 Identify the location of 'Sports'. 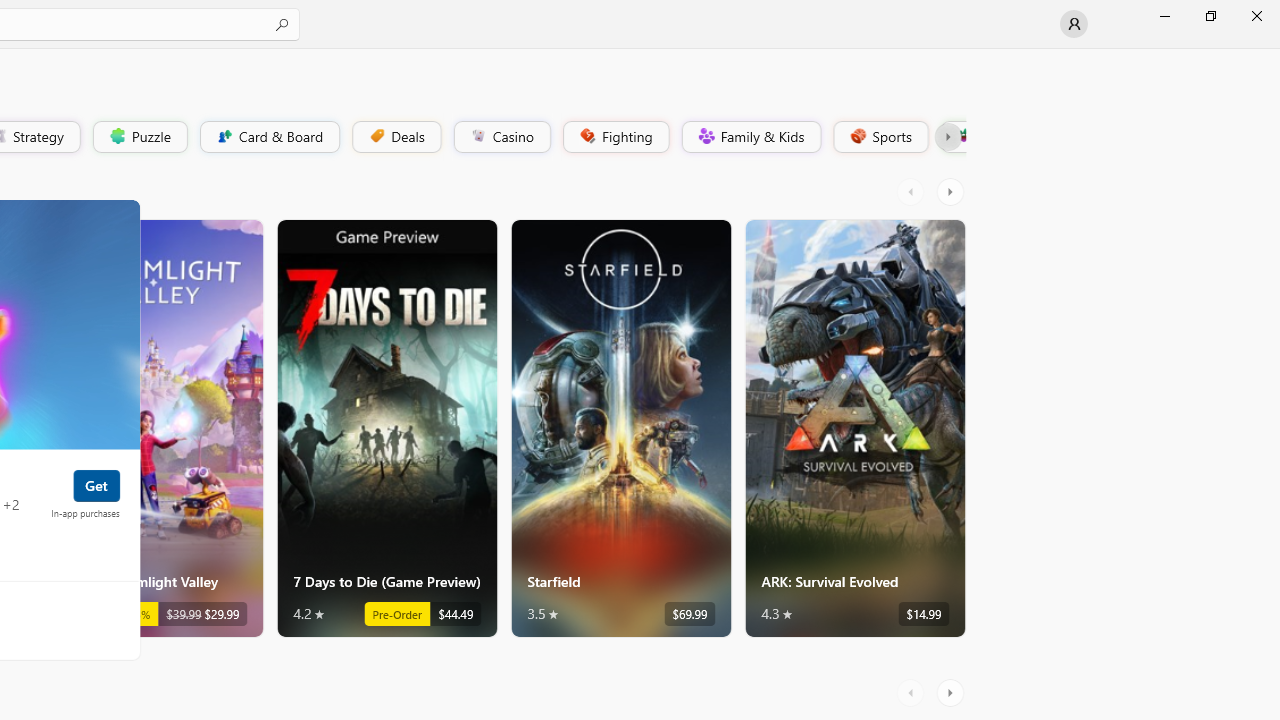
(879, 135).